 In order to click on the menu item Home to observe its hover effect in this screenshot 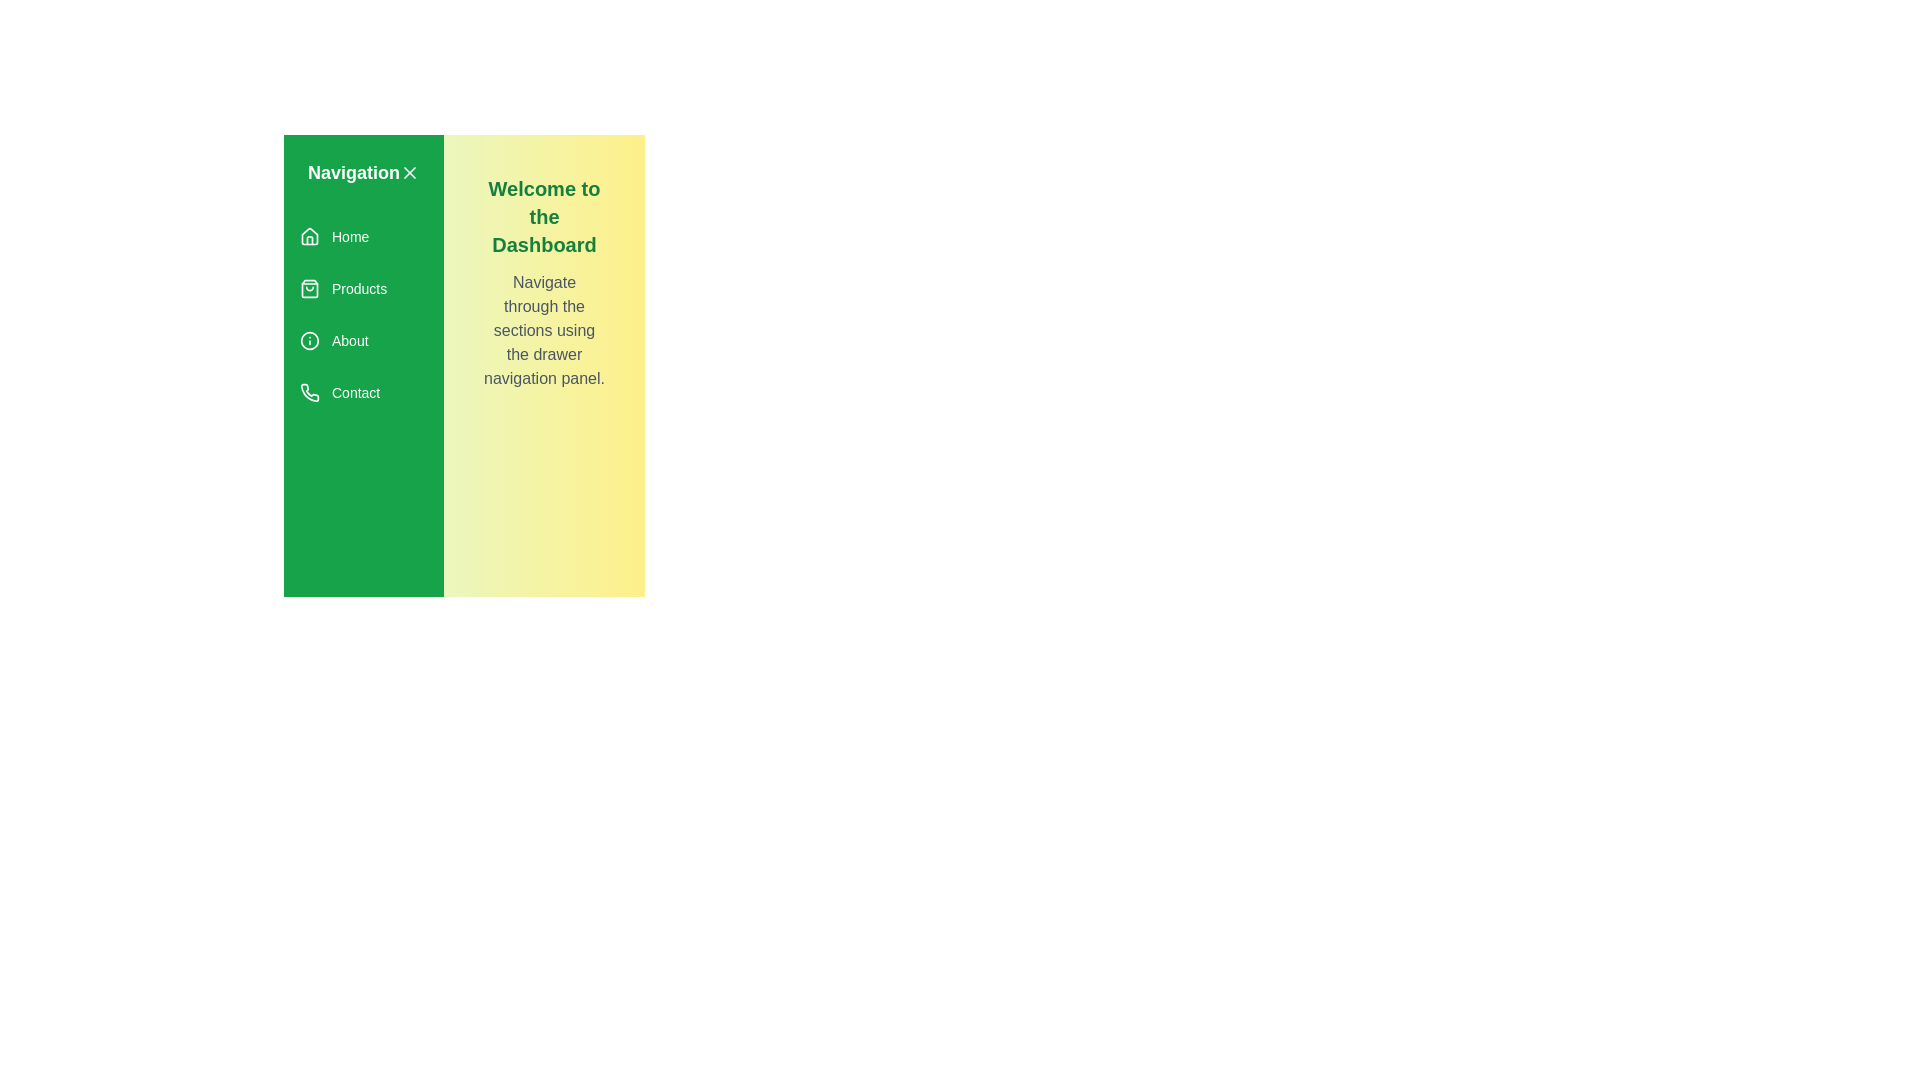, I will do `click(364, 235)`.